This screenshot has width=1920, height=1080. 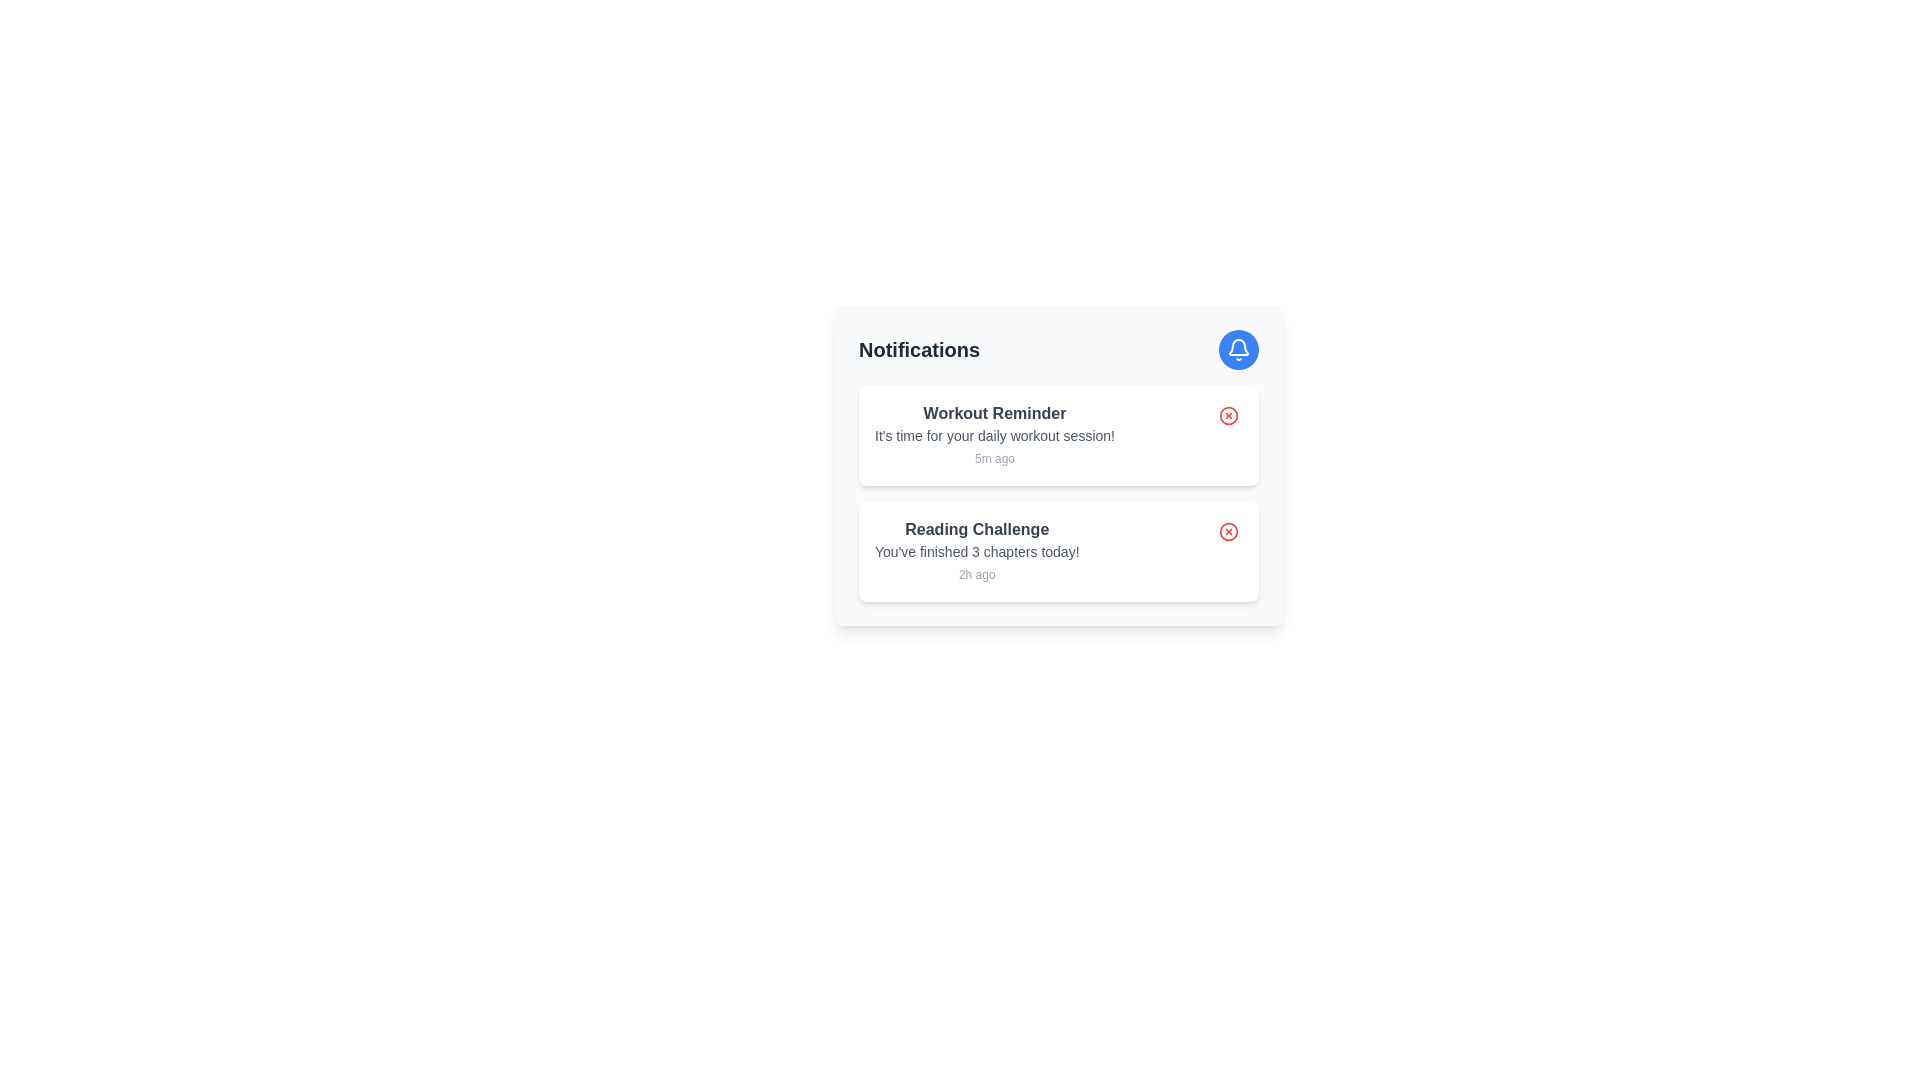 What do you see at coordinates (918, 349) in the screenshot?
I see `the bolded 'Notifications' text label at the top center of the notification section` at bounding box center [918, 349].